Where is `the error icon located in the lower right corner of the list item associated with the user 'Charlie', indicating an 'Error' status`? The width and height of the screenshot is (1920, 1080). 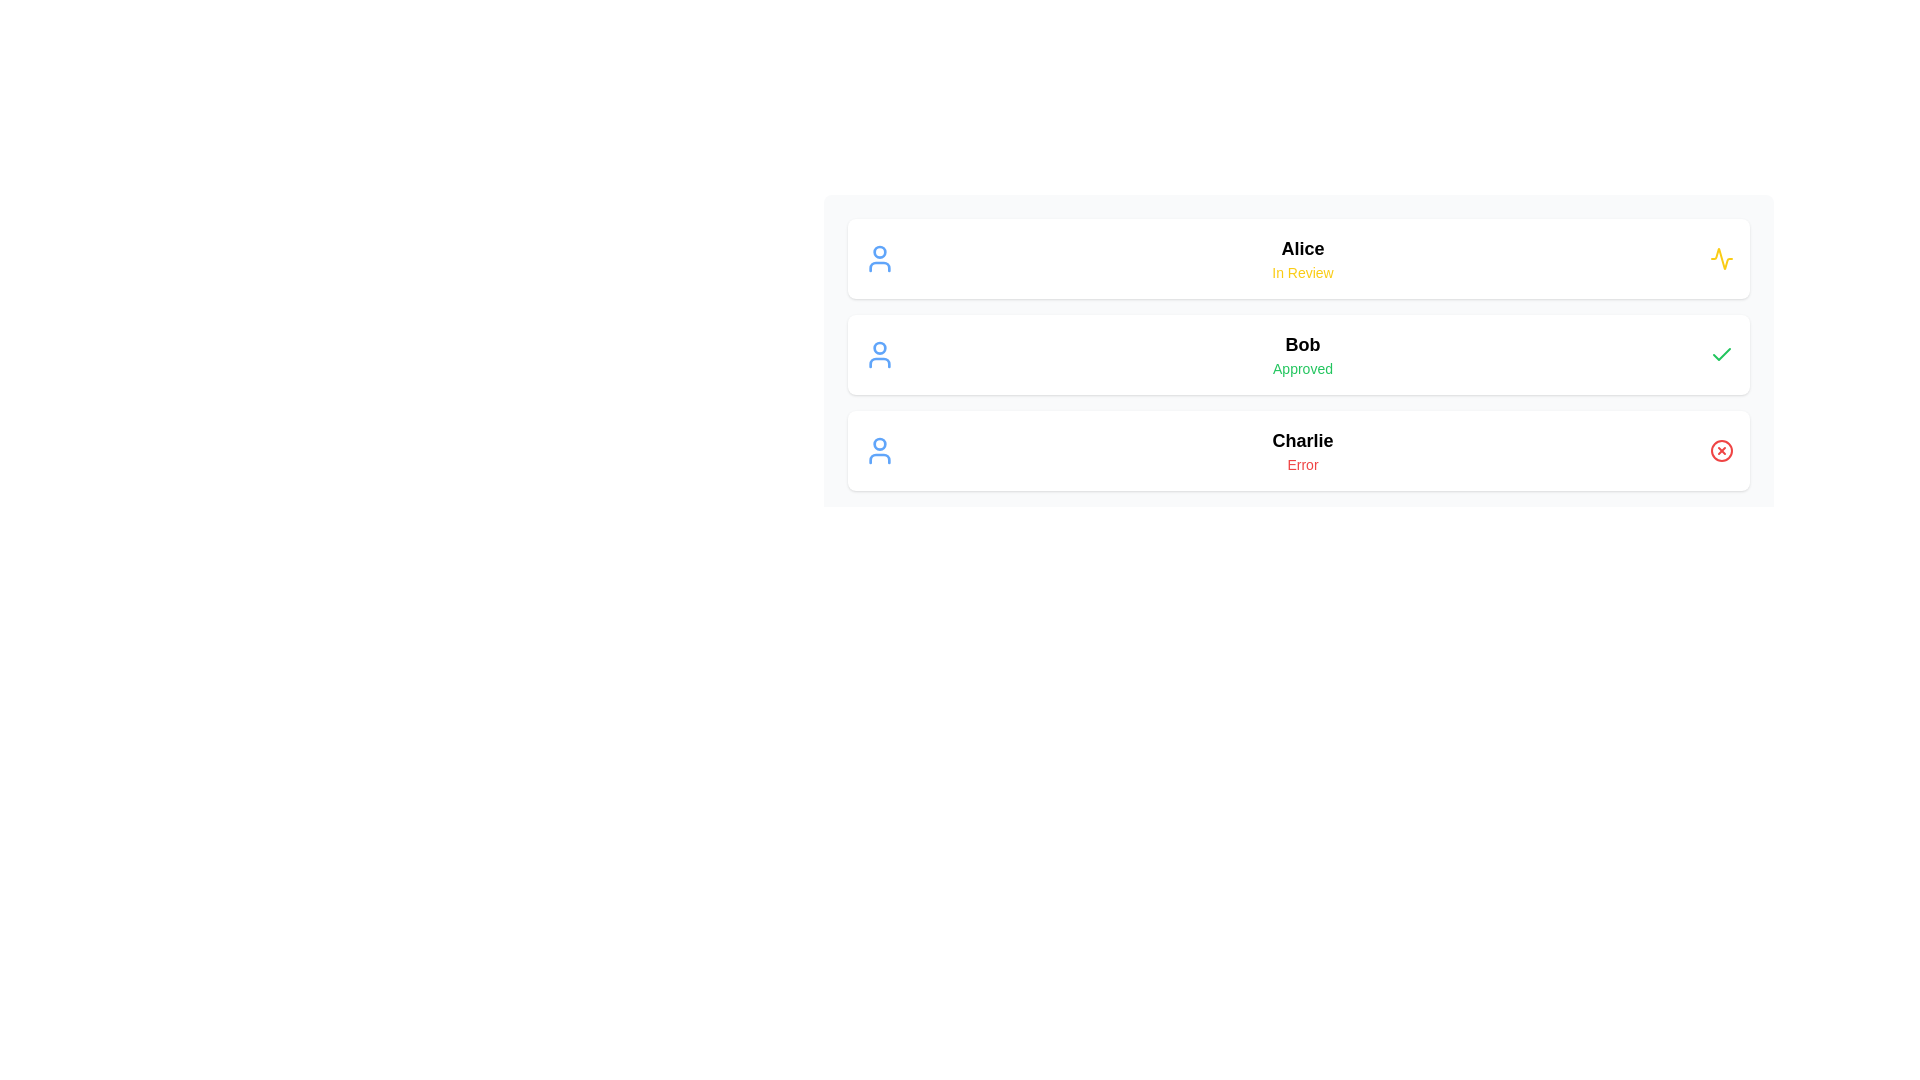
the error icon located in the lower right corner of the list item associated with the user 'Charlie', indicating an 'Error' status is located at coordinates (1721, 451).